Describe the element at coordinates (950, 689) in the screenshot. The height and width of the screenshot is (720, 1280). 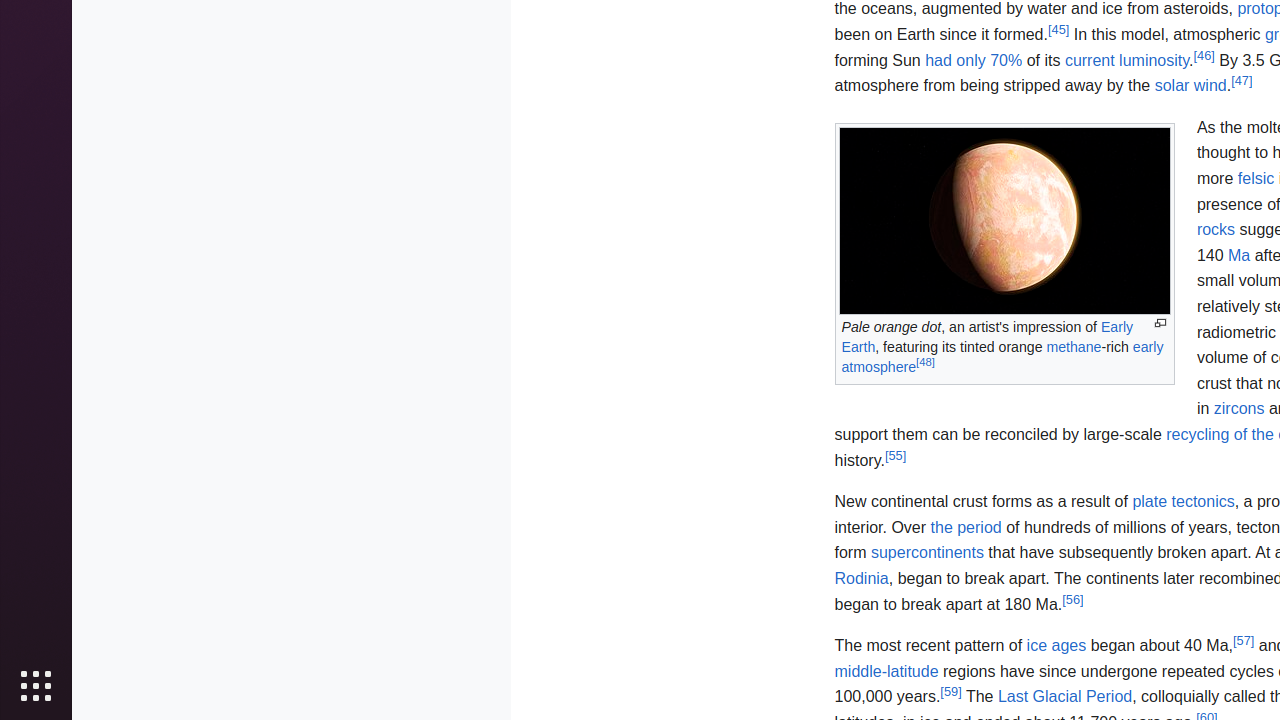
I see `'[59]'` at that location.